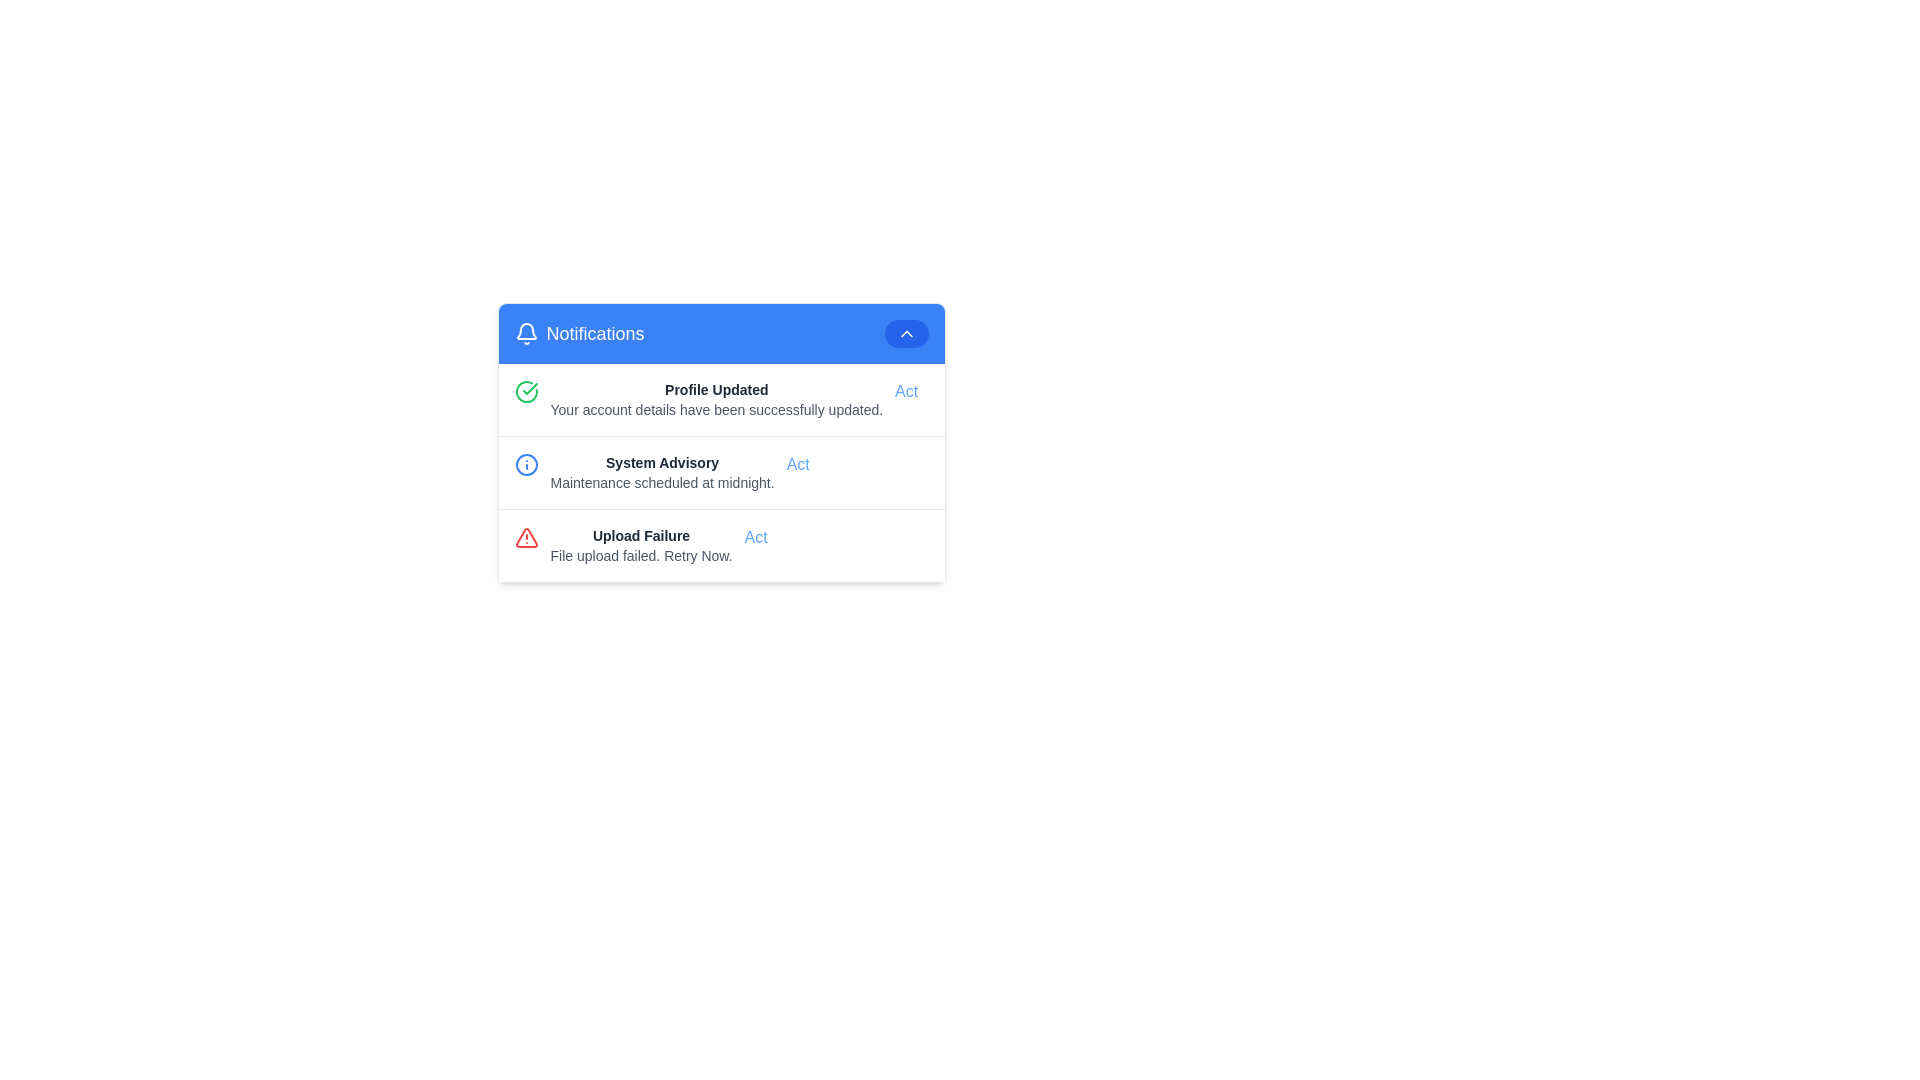  Describe the element at coordinates (526, 392) in the screenshot. I see `the green Checkmark icon located on the left side of the 'Profile Updated' notification card, which is the top notification in the list` at that location.